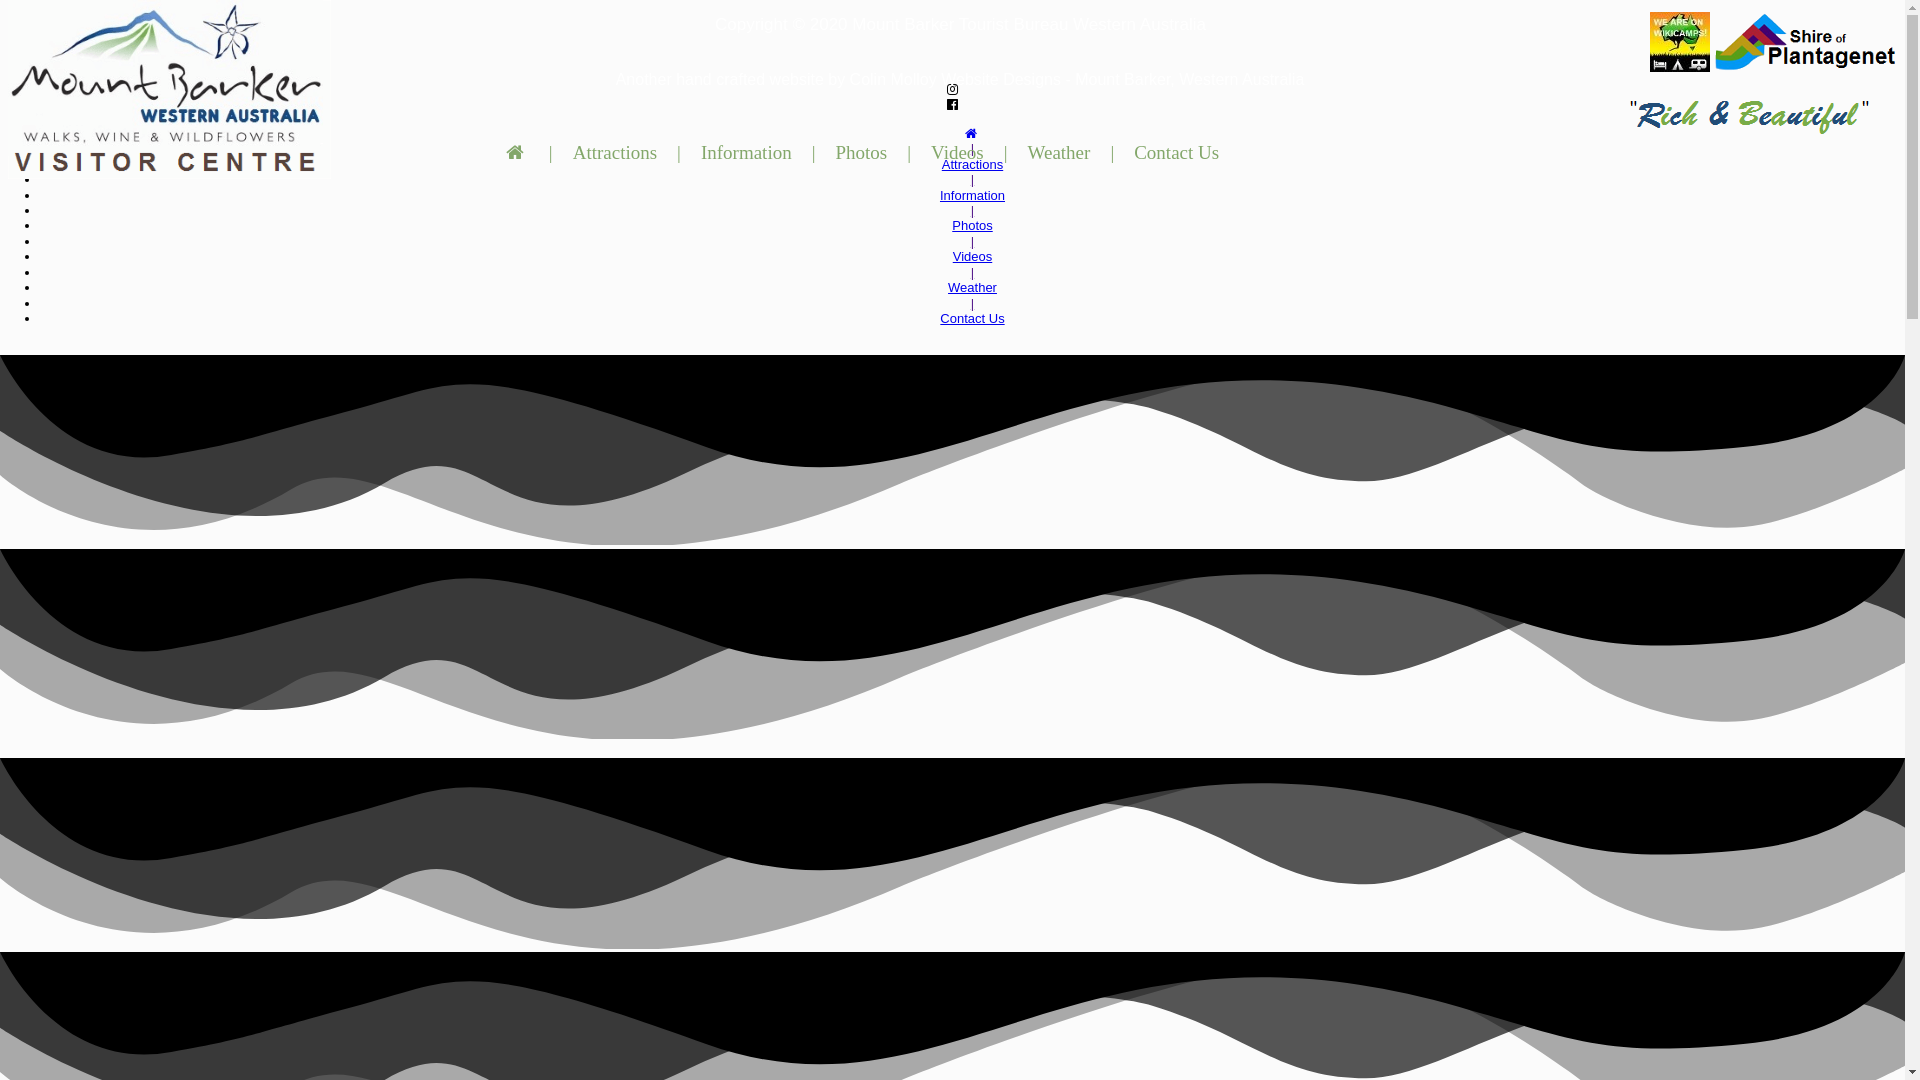  Describe the element at coordinates (1058, 152) in the screenshot. I see `'Weather'` at that location.